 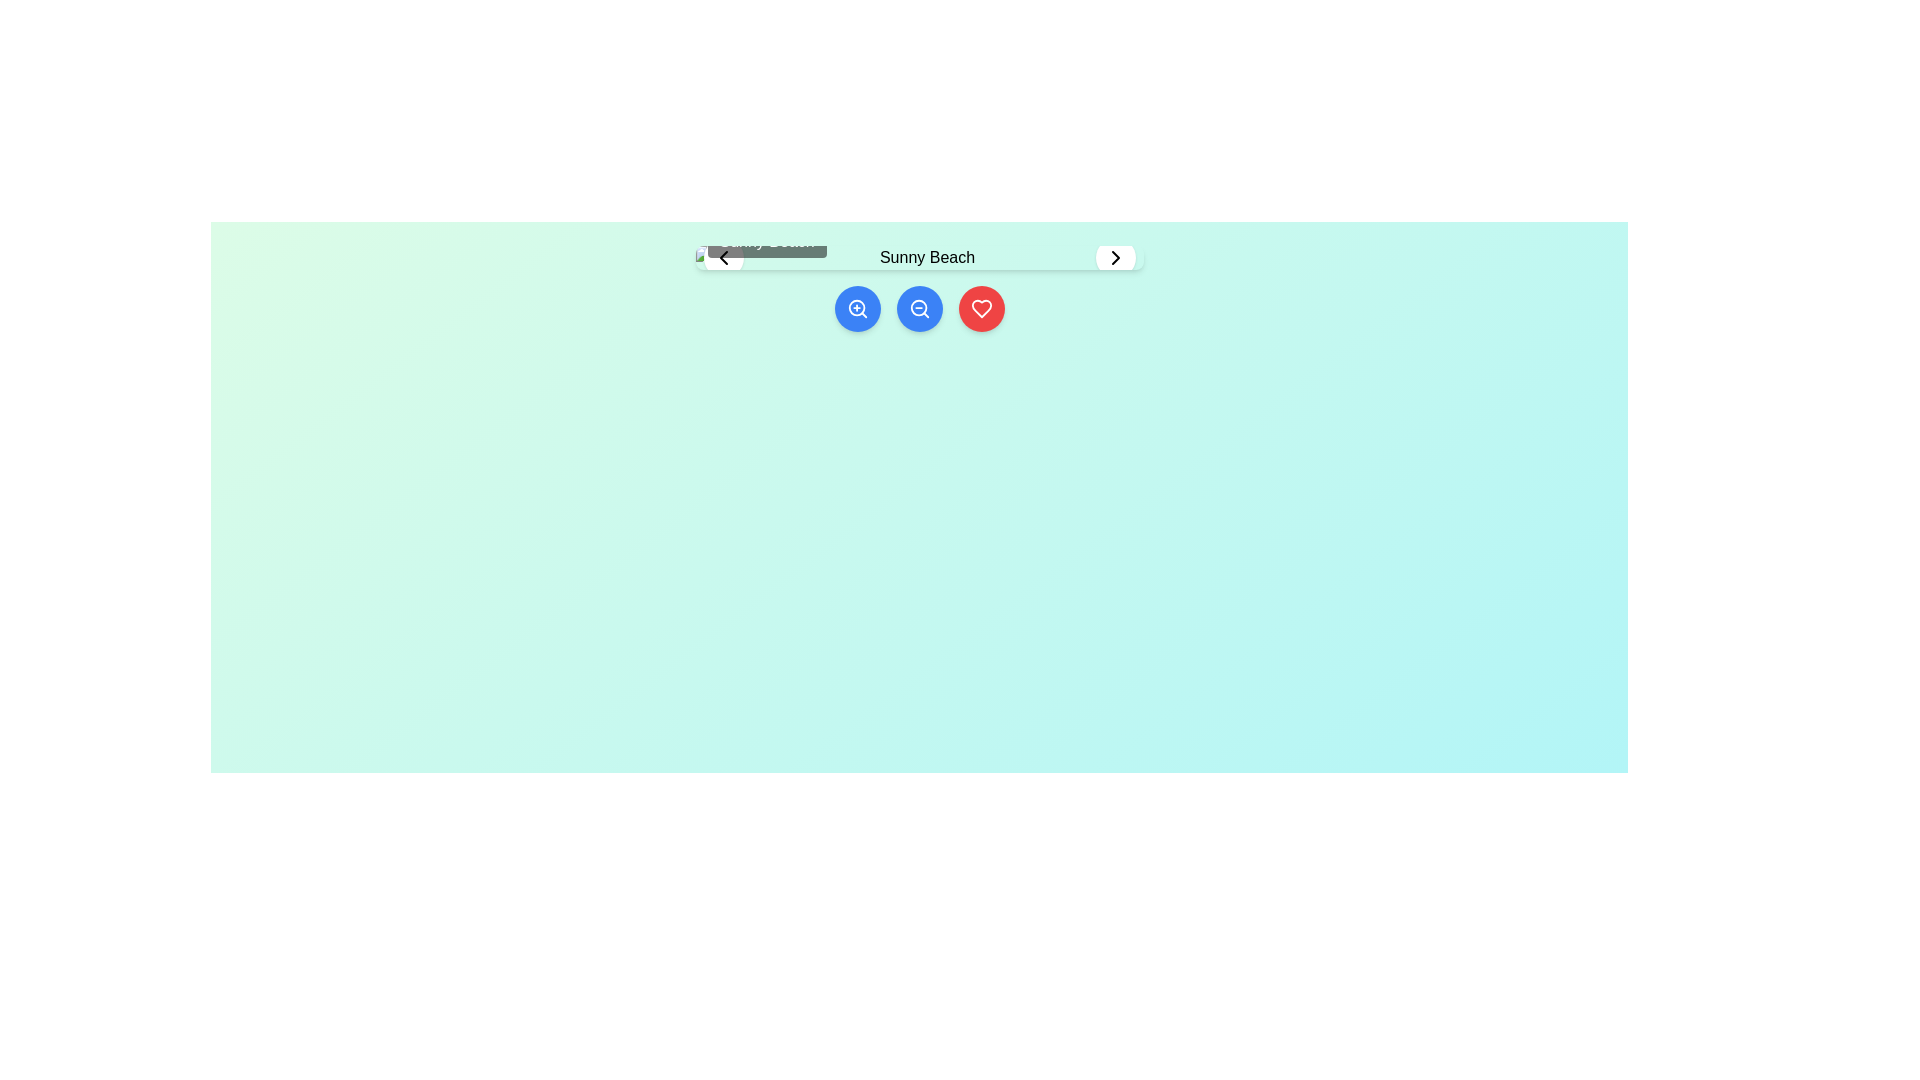 I want to click on the circular blue button with a magnifying glass icon, which is the first button in a group of three below the title 'Sunny Beach', so click(x=857, y=308).